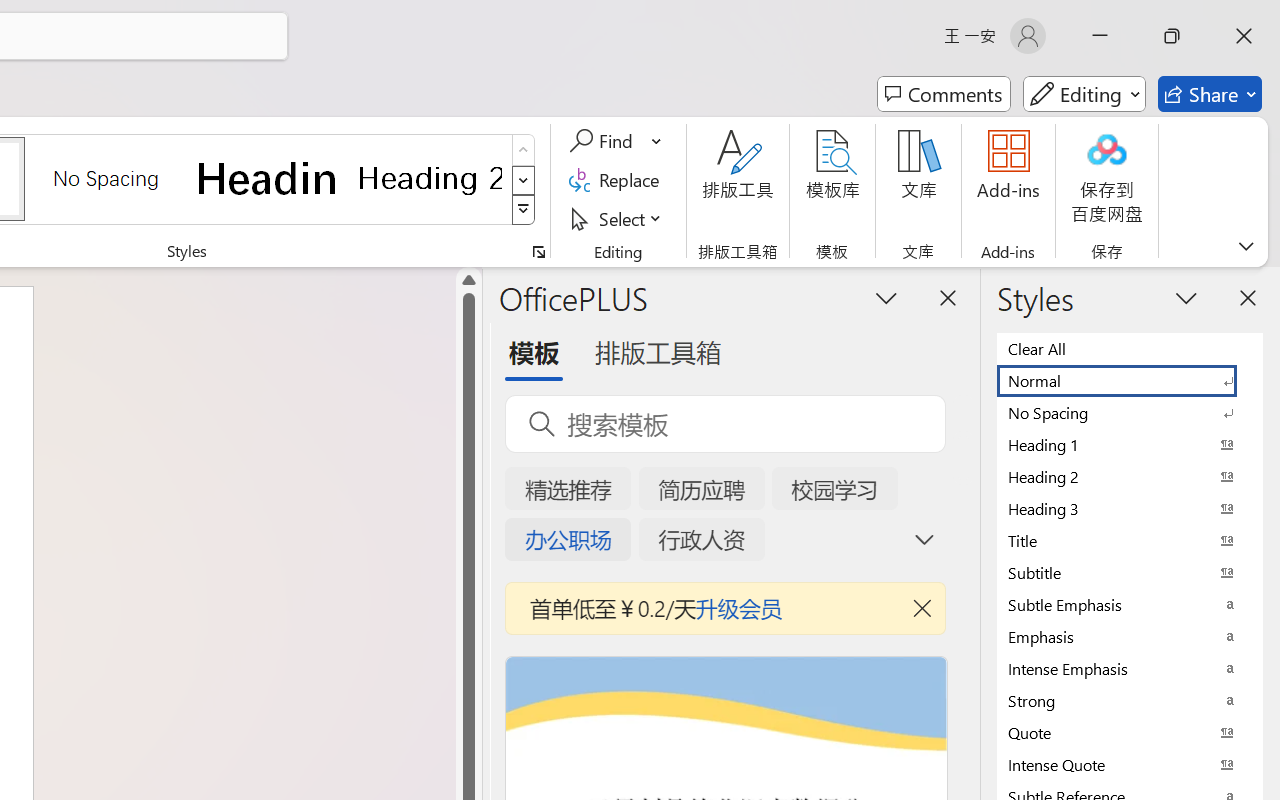 Image resolution: width=1280 pixels, height=800 pixels. I want to click on 'Row Down', so click(523, 179).